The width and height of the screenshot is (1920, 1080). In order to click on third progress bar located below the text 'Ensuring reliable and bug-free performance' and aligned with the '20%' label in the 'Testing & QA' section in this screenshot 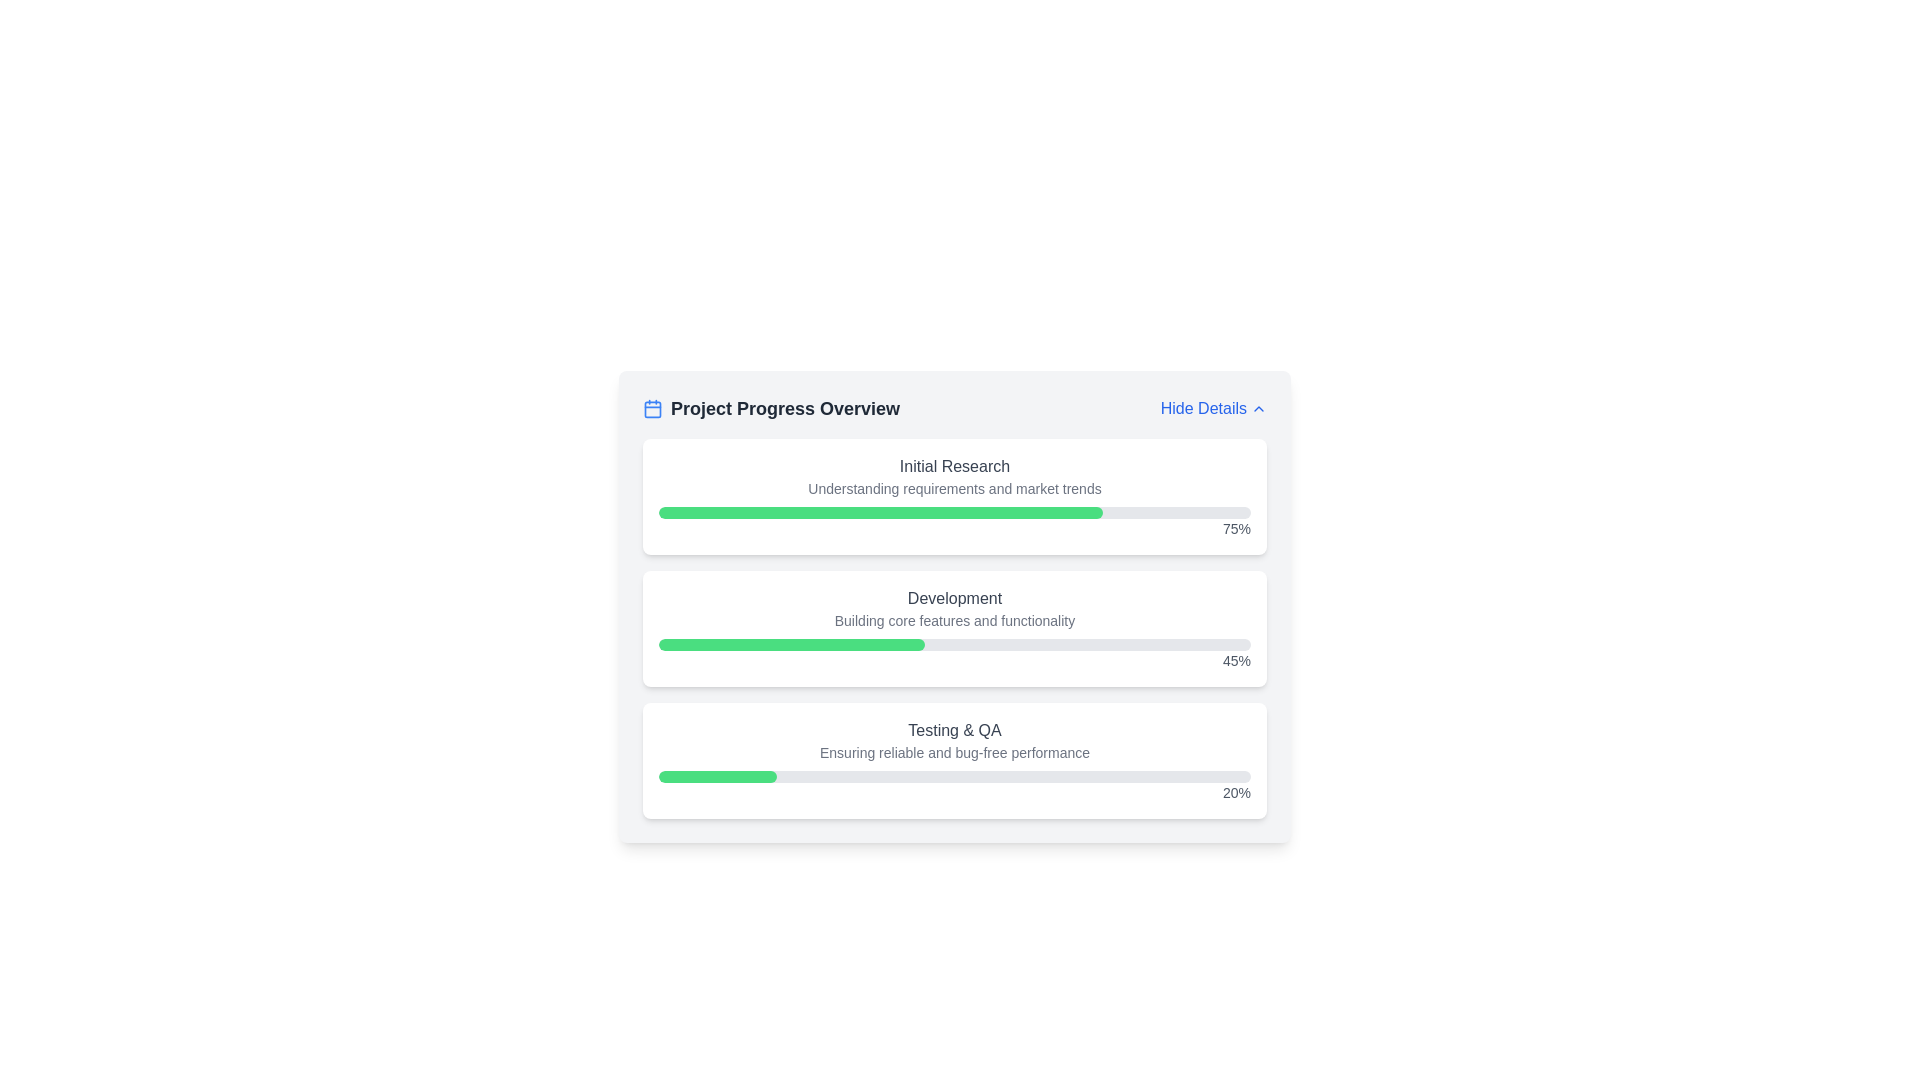, I will do `click(954, 775)`.